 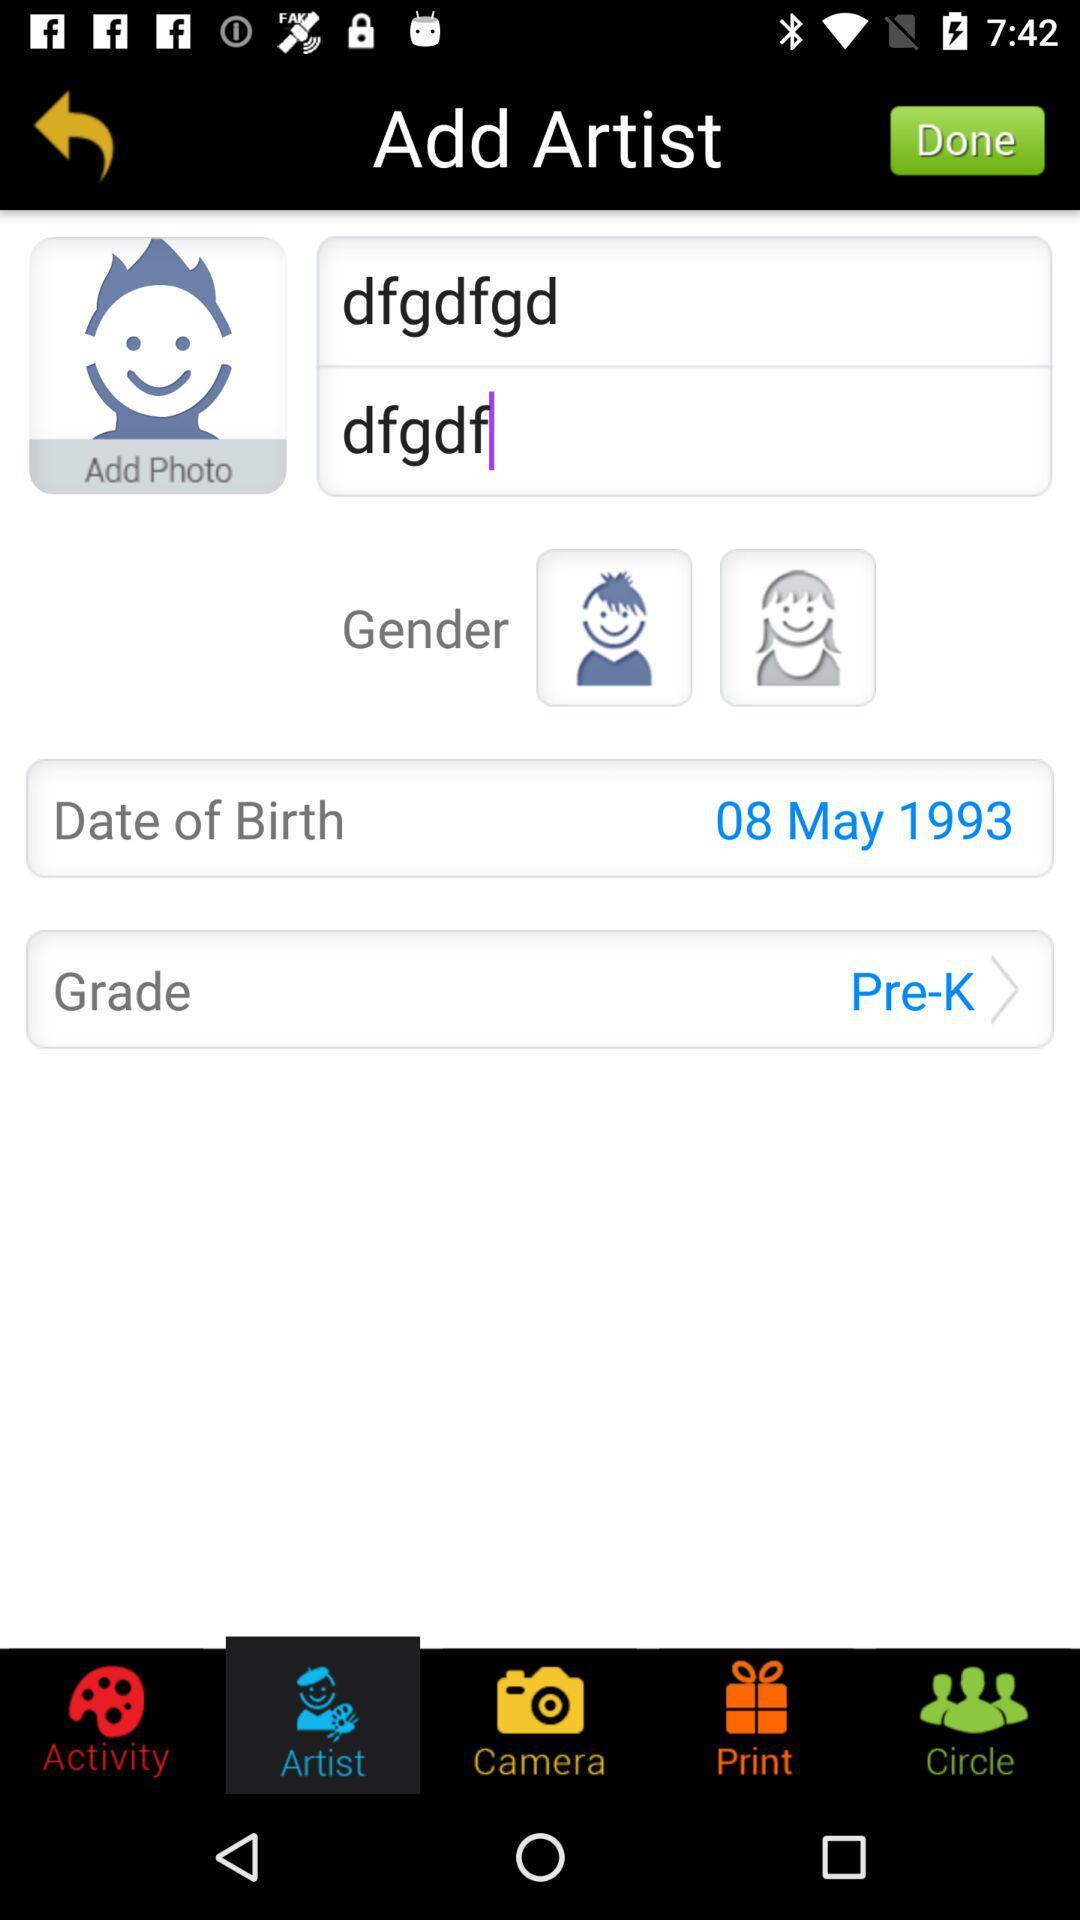 What do you see at coordinates (967, 140) in the screenshot?
I see `the icon to the right of add artist icon` at bounding box center [967, 140].